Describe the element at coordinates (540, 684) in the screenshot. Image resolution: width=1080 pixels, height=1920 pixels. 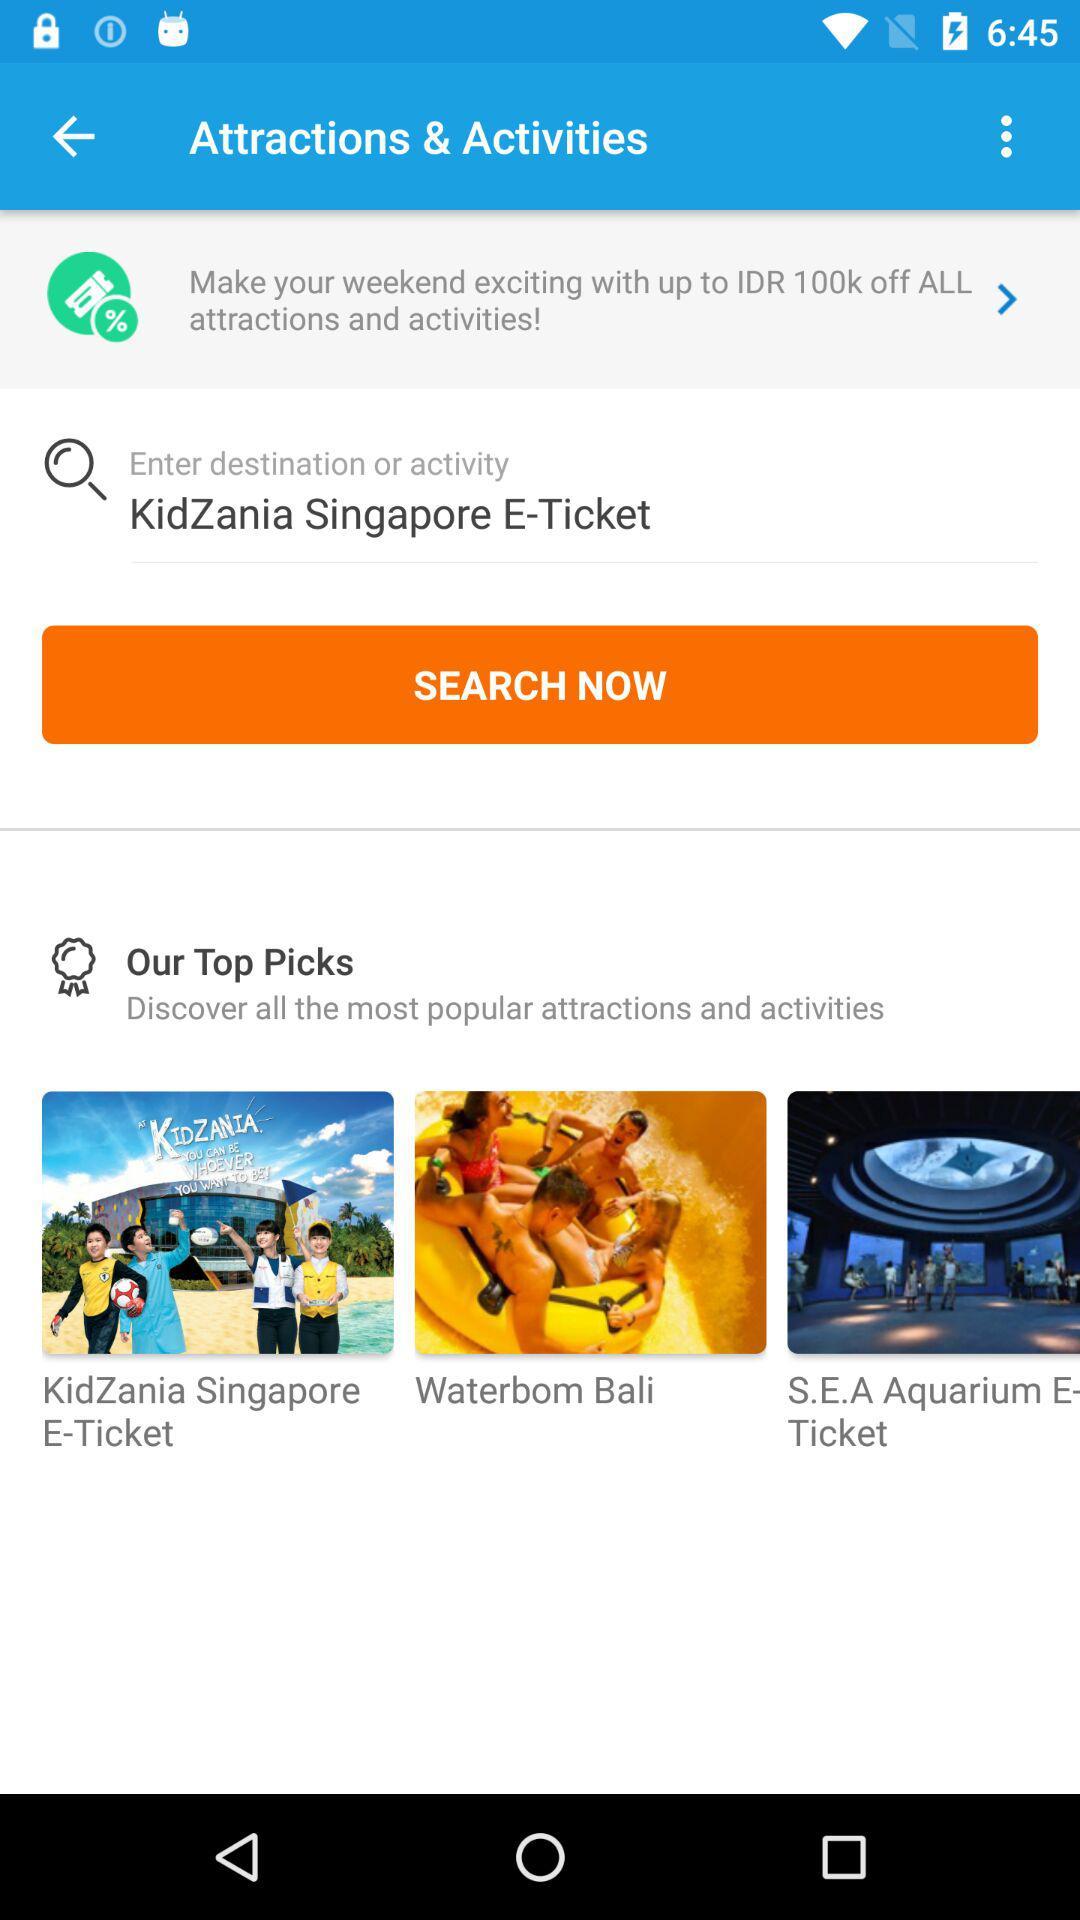
I see `search now icon` at that location.